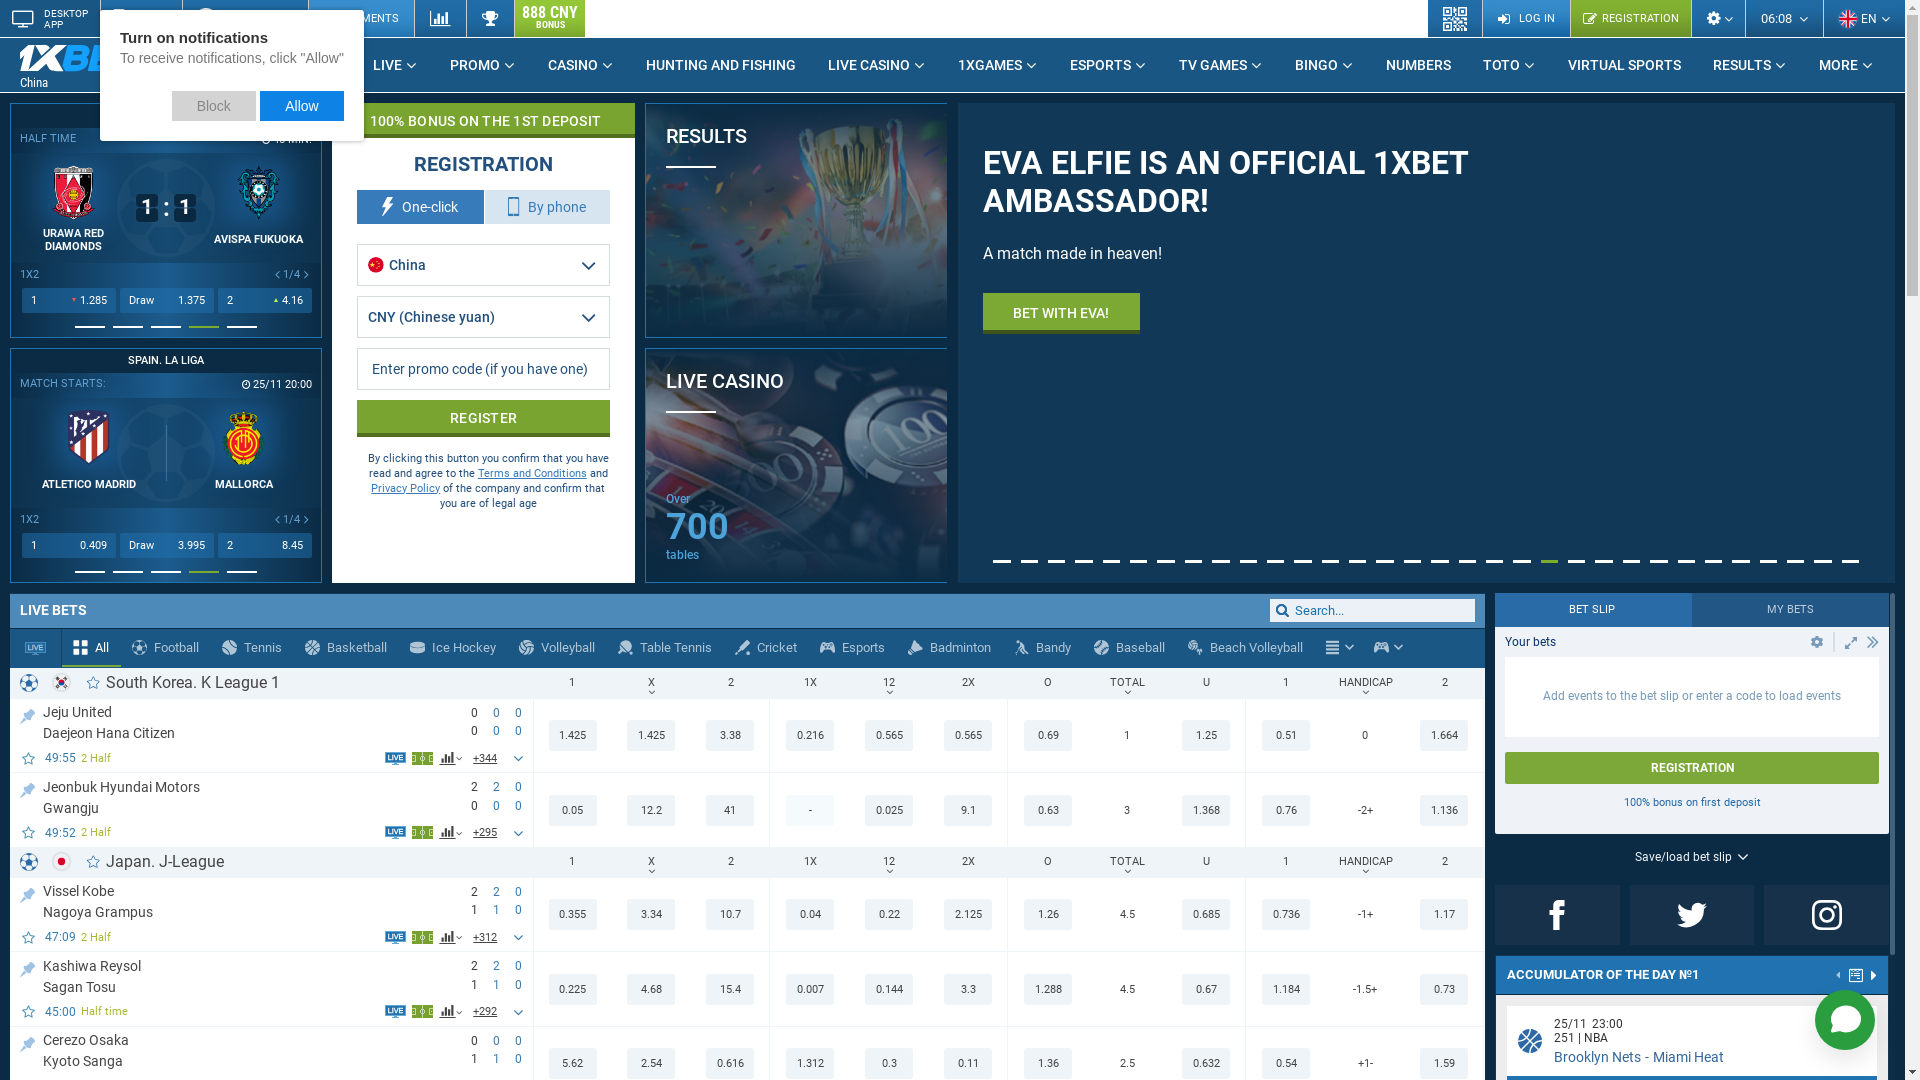  Describe the element at coordinates (411, 1011) in the screenshot. I see `'Show 1xZone'` at that location.